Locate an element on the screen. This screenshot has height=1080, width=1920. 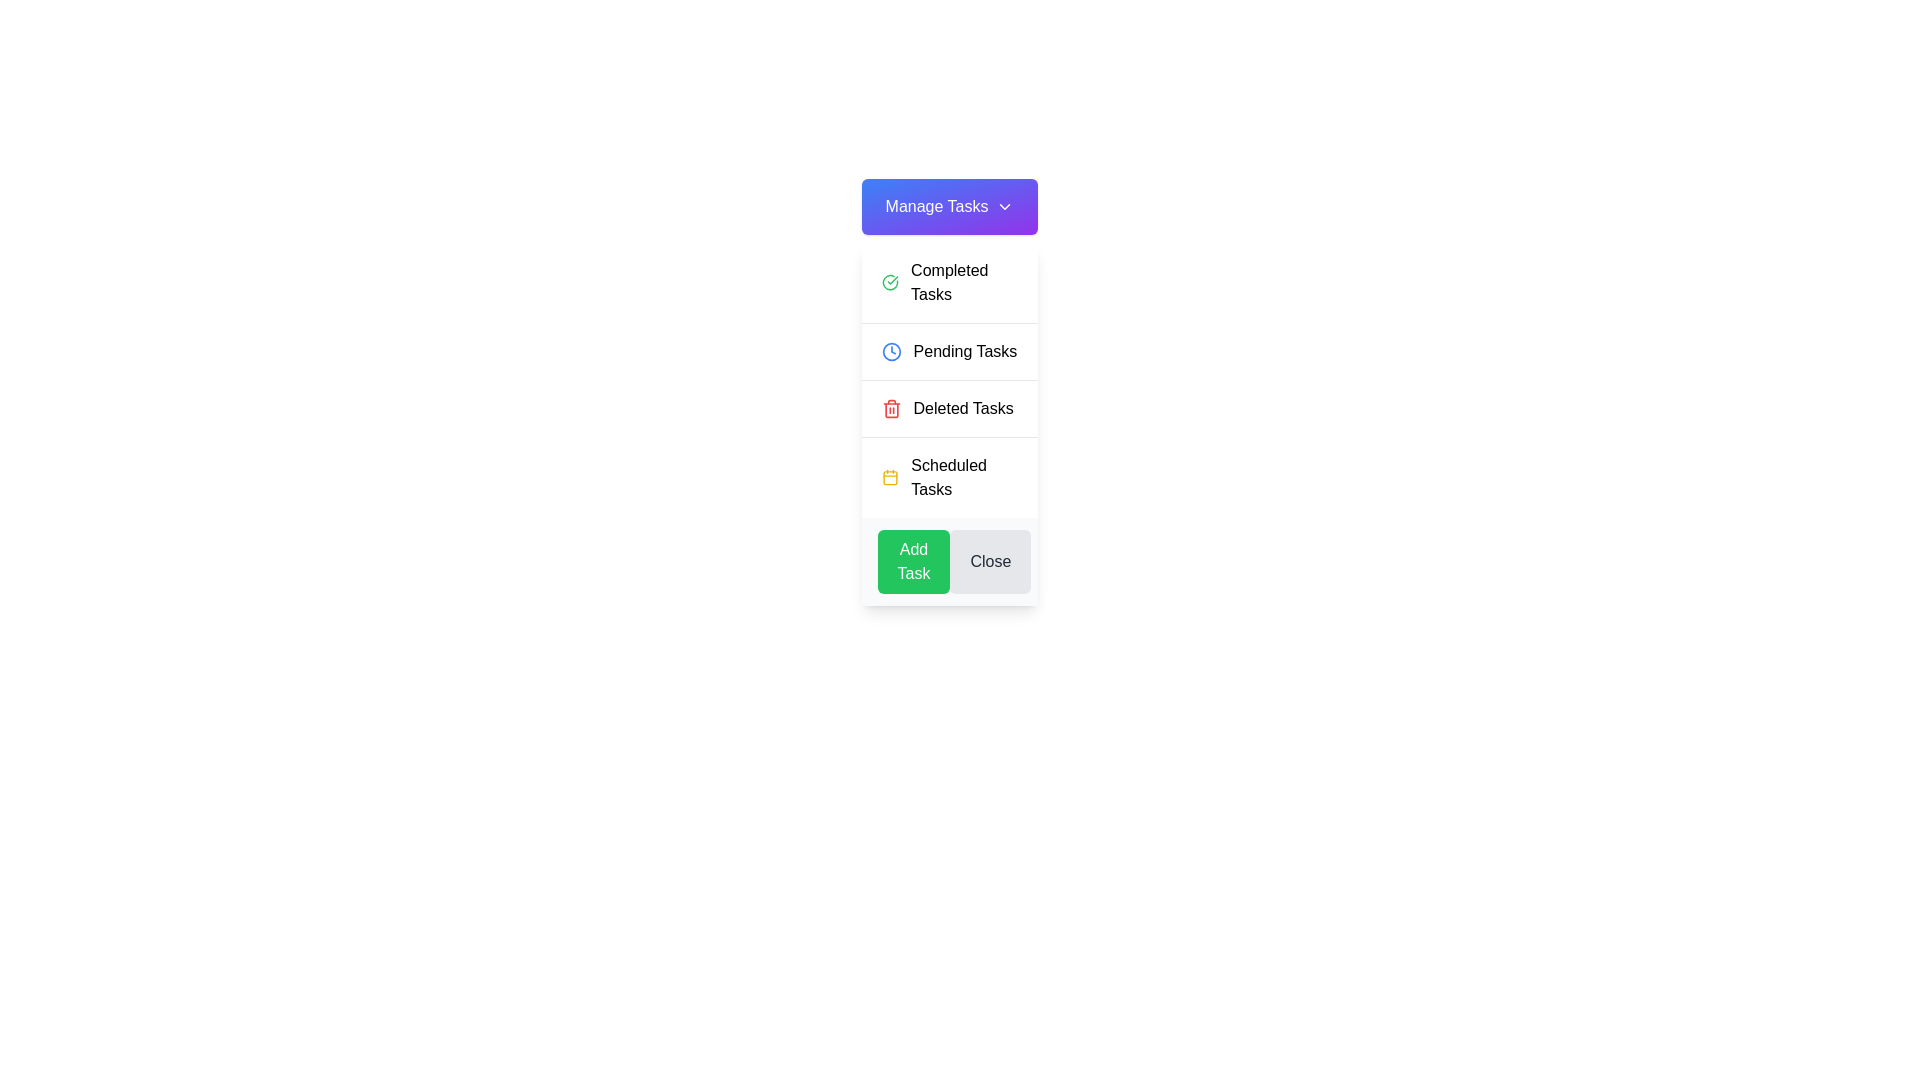
the red trash can icon that represents a delete symbol, located to the left of the 'Deleted Tasks' text in the menu is located at coordinates (890, 407).